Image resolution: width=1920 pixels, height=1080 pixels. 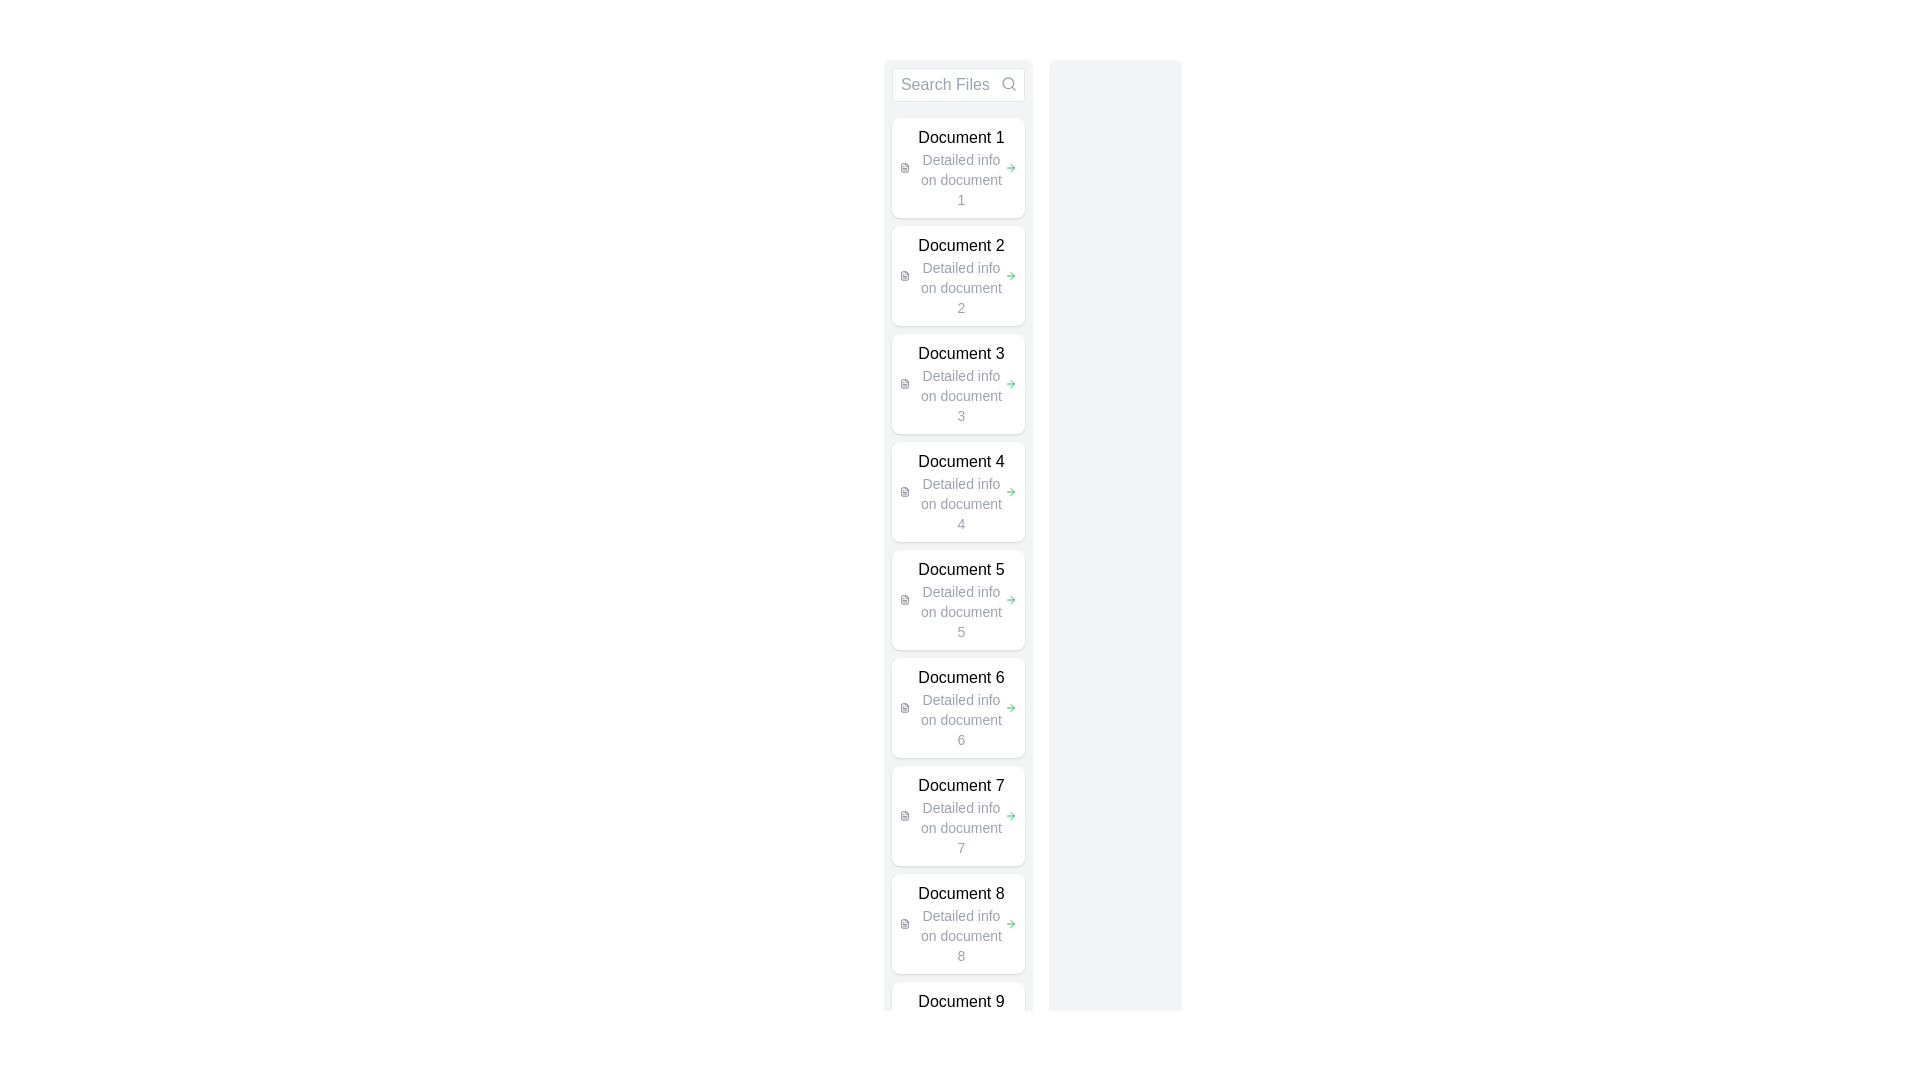 What do you see at coordinates (1008, 82) in the screenshot?
I see `the decorative SVG Circle that represents the lens portion of the search icon located at the upper-right corner of the 'Search Files' input field` at bounding box center [1008, 82].